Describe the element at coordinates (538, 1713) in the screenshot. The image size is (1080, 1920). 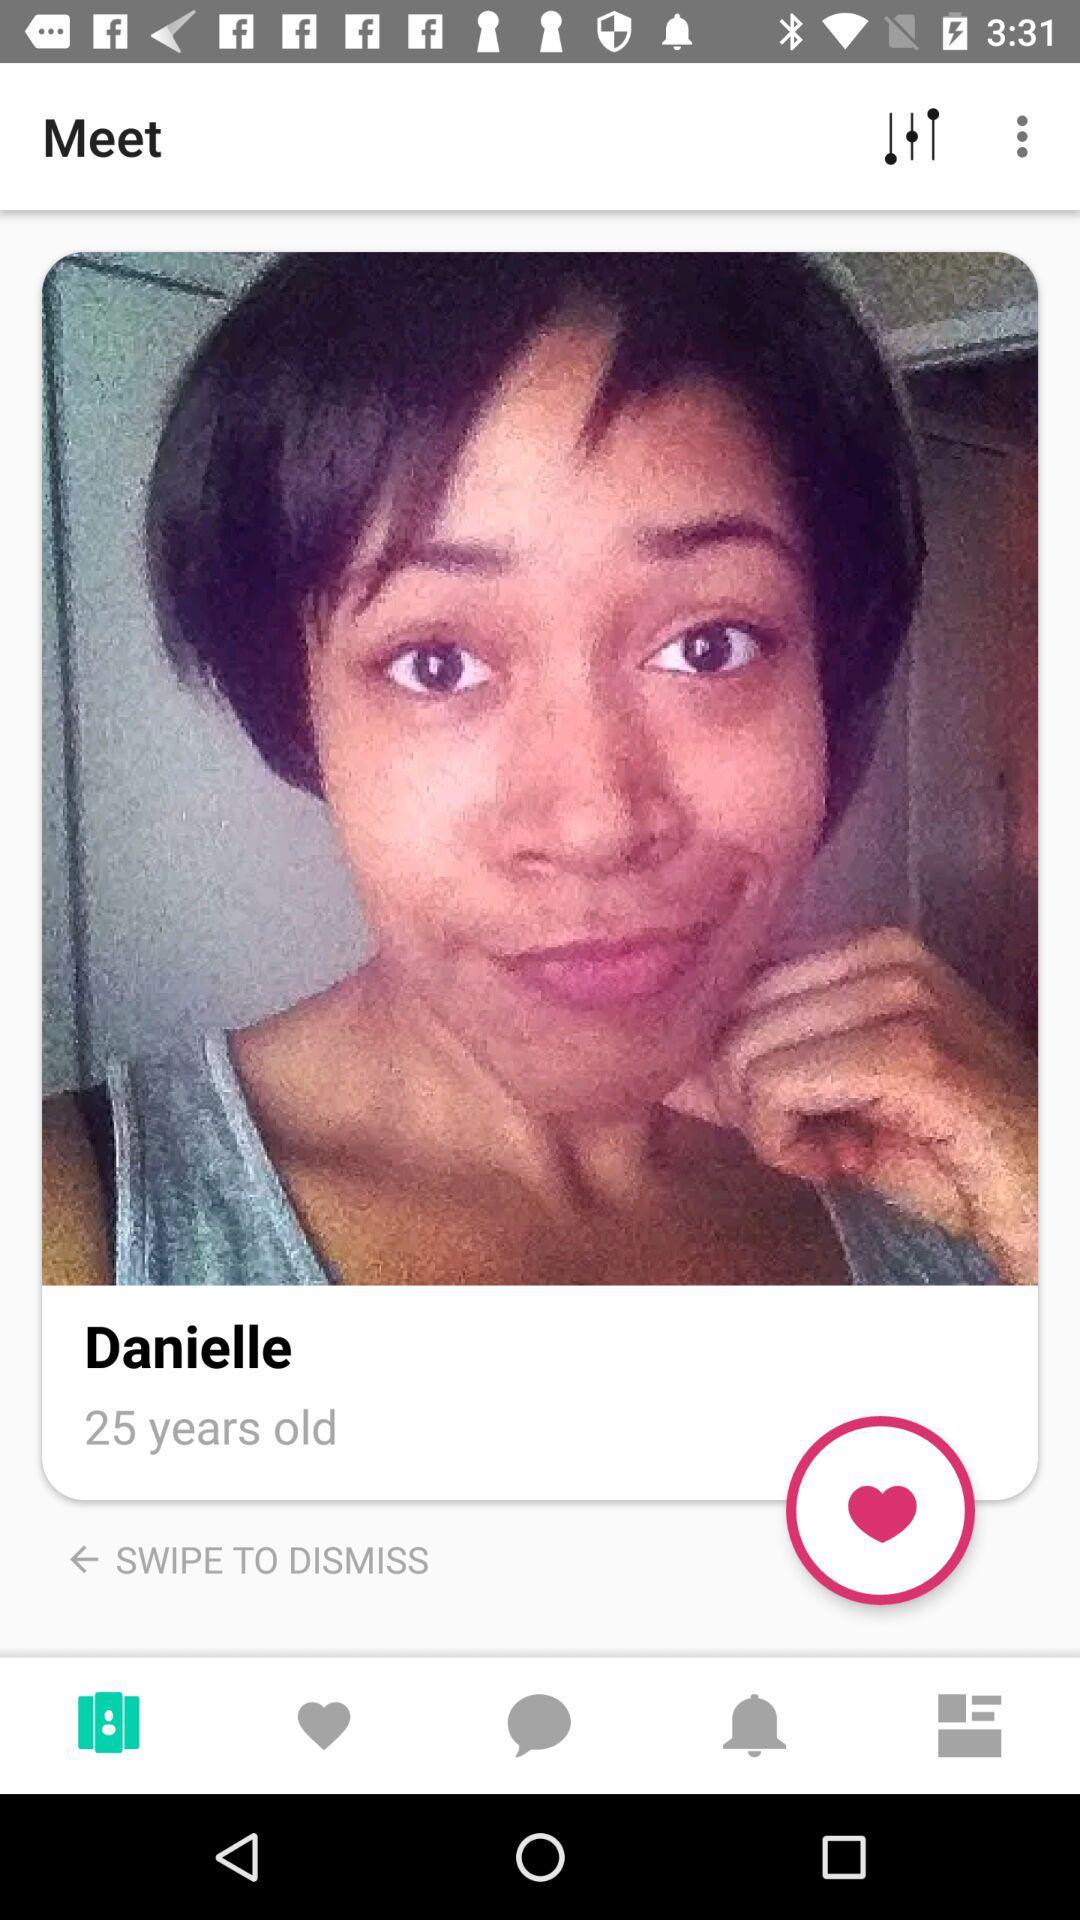
I see `the chat icon left side of bell icon` at that location.